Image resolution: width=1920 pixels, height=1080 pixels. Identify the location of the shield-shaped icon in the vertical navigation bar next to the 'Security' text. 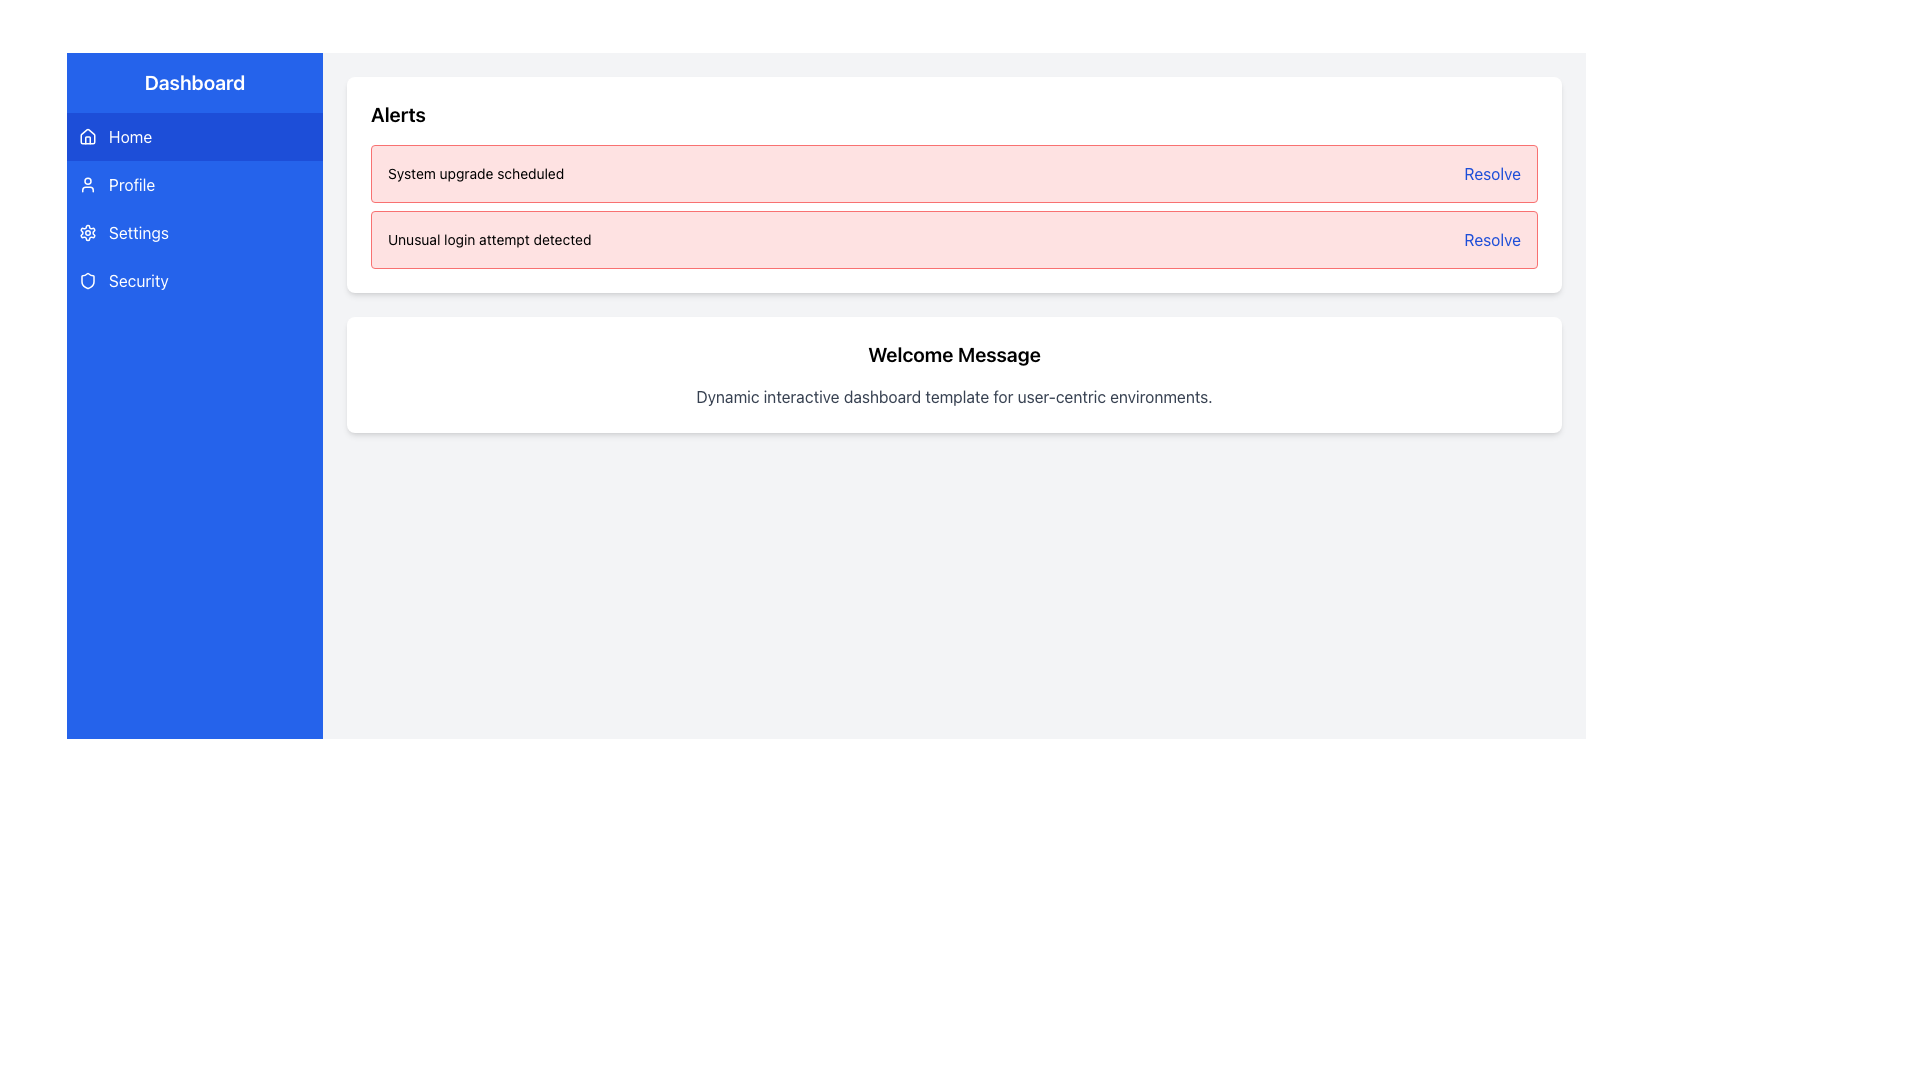
(86, 281).